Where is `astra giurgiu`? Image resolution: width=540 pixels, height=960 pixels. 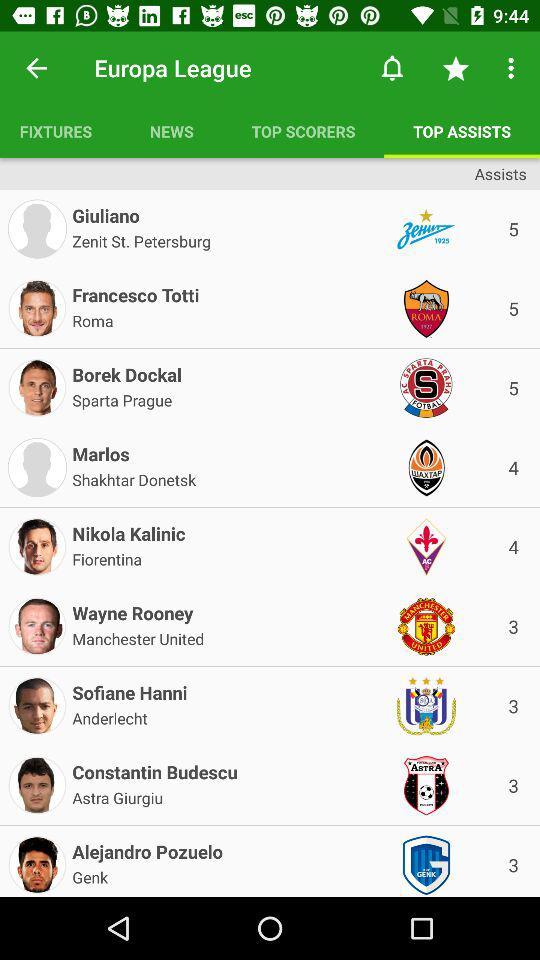 astra giurgiu is located at coordinates (117, 796).